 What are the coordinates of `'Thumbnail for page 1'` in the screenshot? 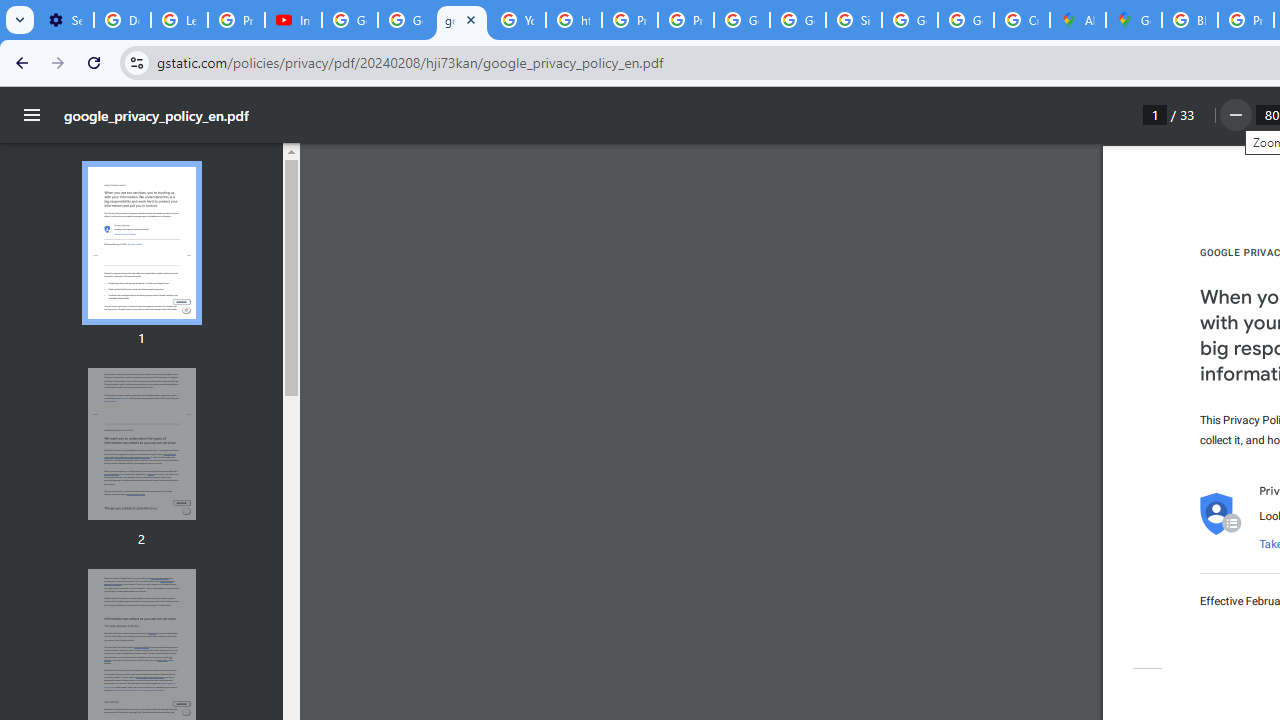 It's located at (140, 242).